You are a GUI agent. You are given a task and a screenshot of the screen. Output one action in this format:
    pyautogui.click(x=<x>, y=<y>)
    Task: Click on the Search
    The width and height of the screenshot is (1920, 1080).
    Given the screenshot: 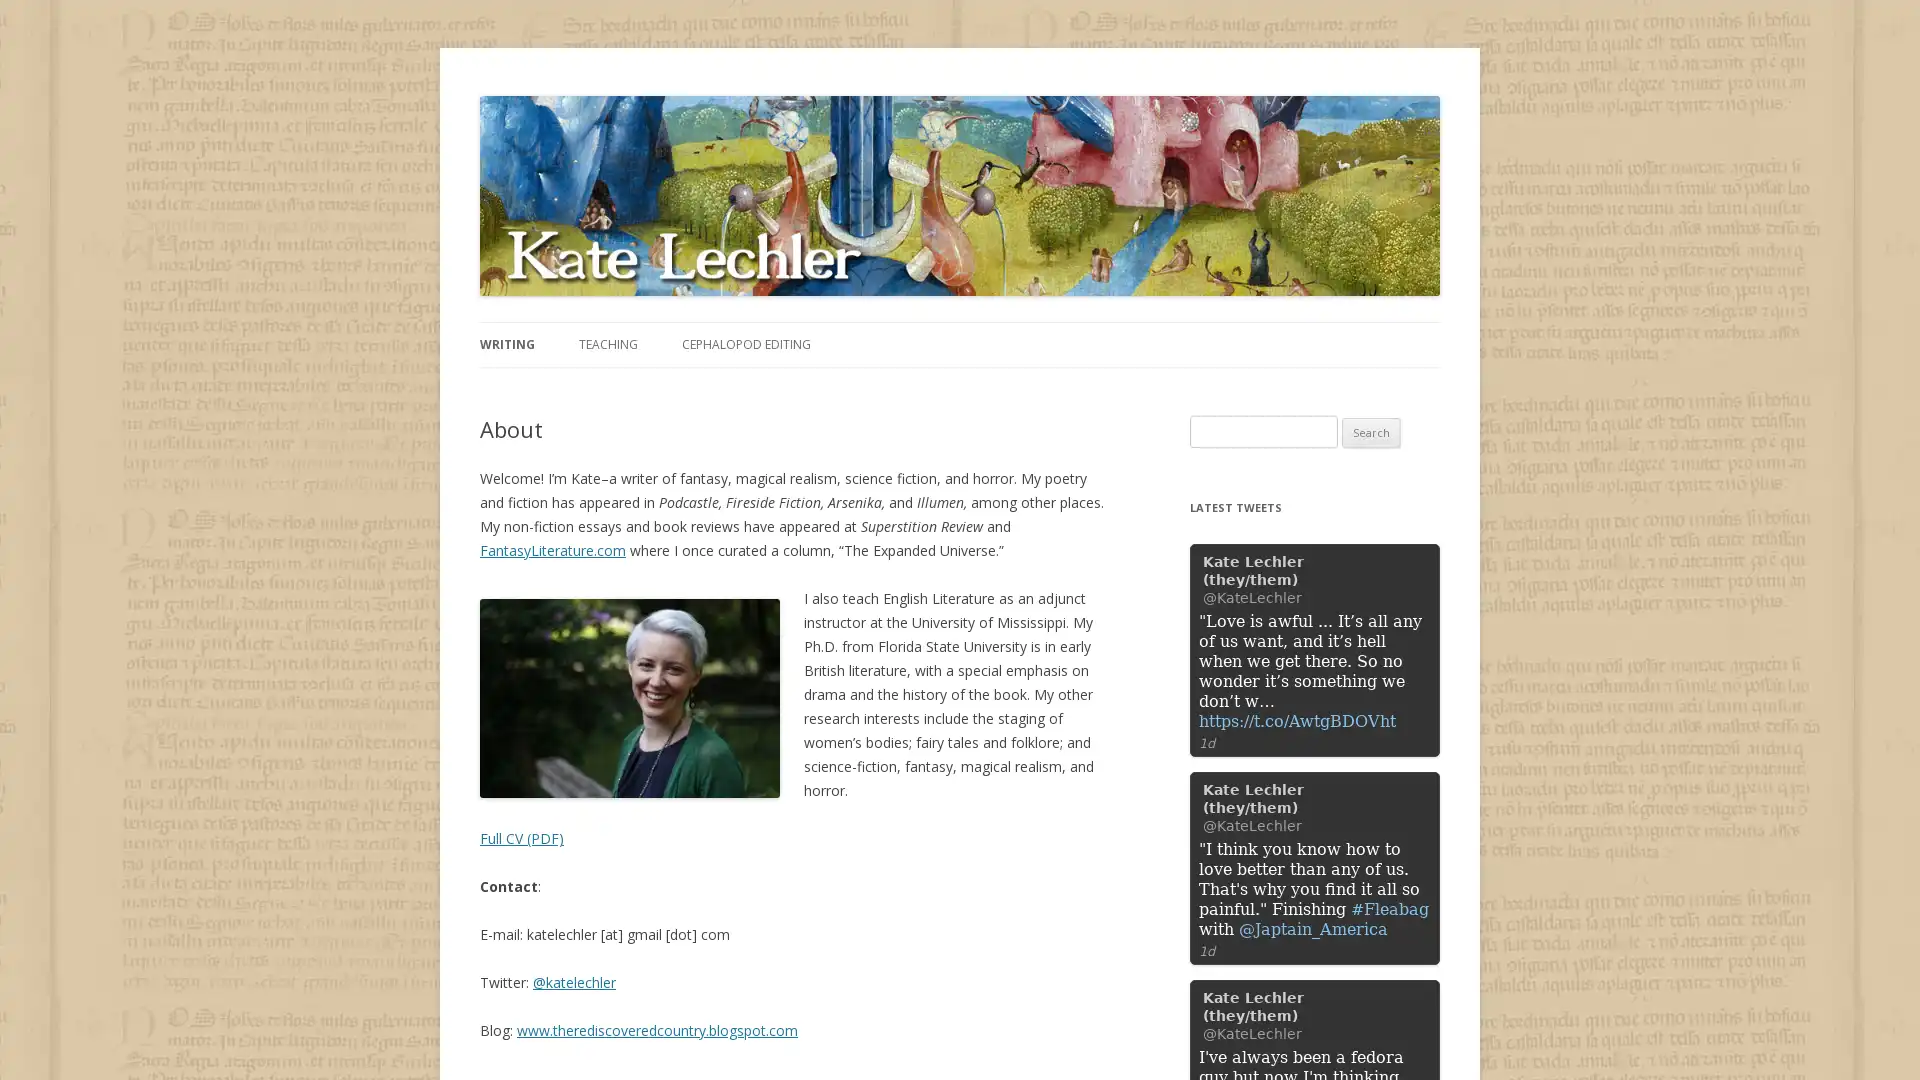 What is the action you would take?
    pyautogui.click(x=1370, y=431)
    